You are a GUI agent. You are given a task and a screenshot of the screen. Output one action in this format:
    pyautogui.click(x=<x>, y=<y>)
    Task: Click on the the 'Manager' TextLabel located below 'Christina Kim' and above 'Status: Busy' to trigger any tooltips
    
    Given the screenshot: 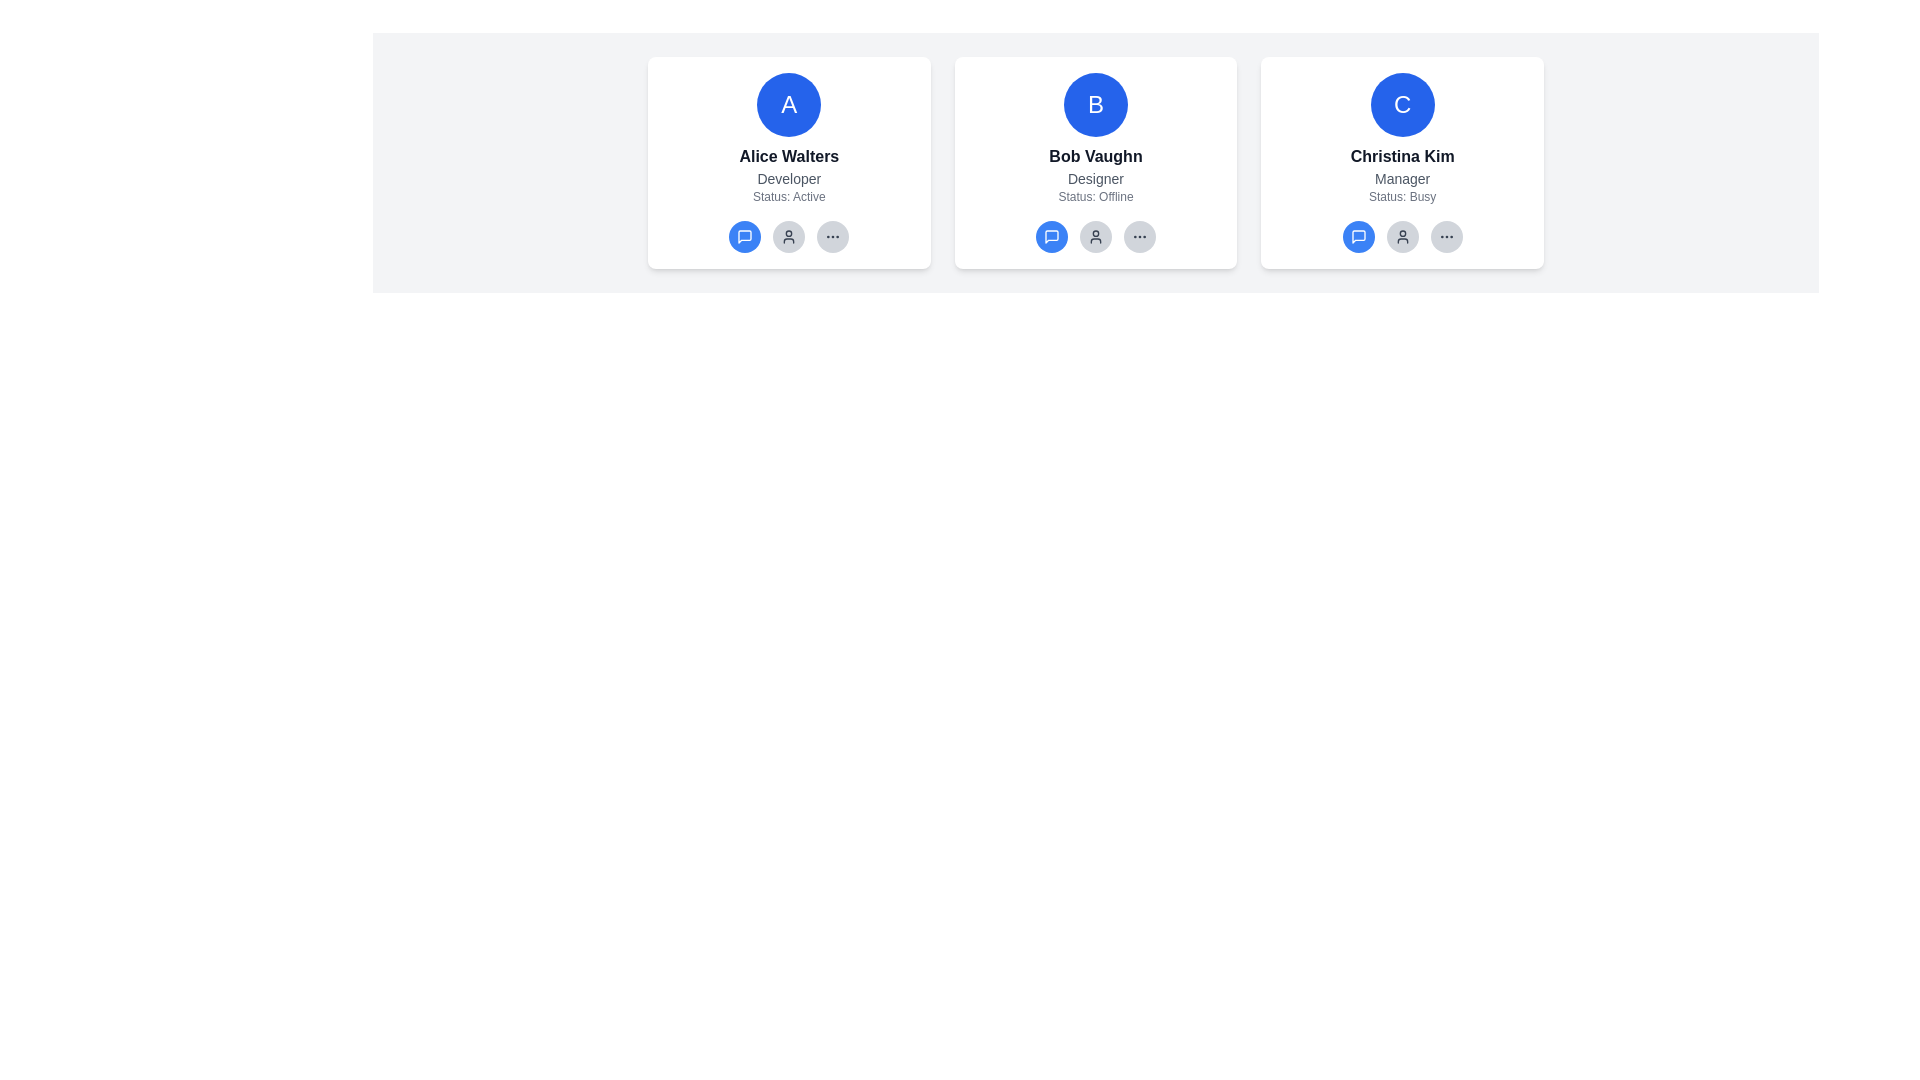 What is the action you would take?
    pyautogui.click(x=1401, y=177)
    